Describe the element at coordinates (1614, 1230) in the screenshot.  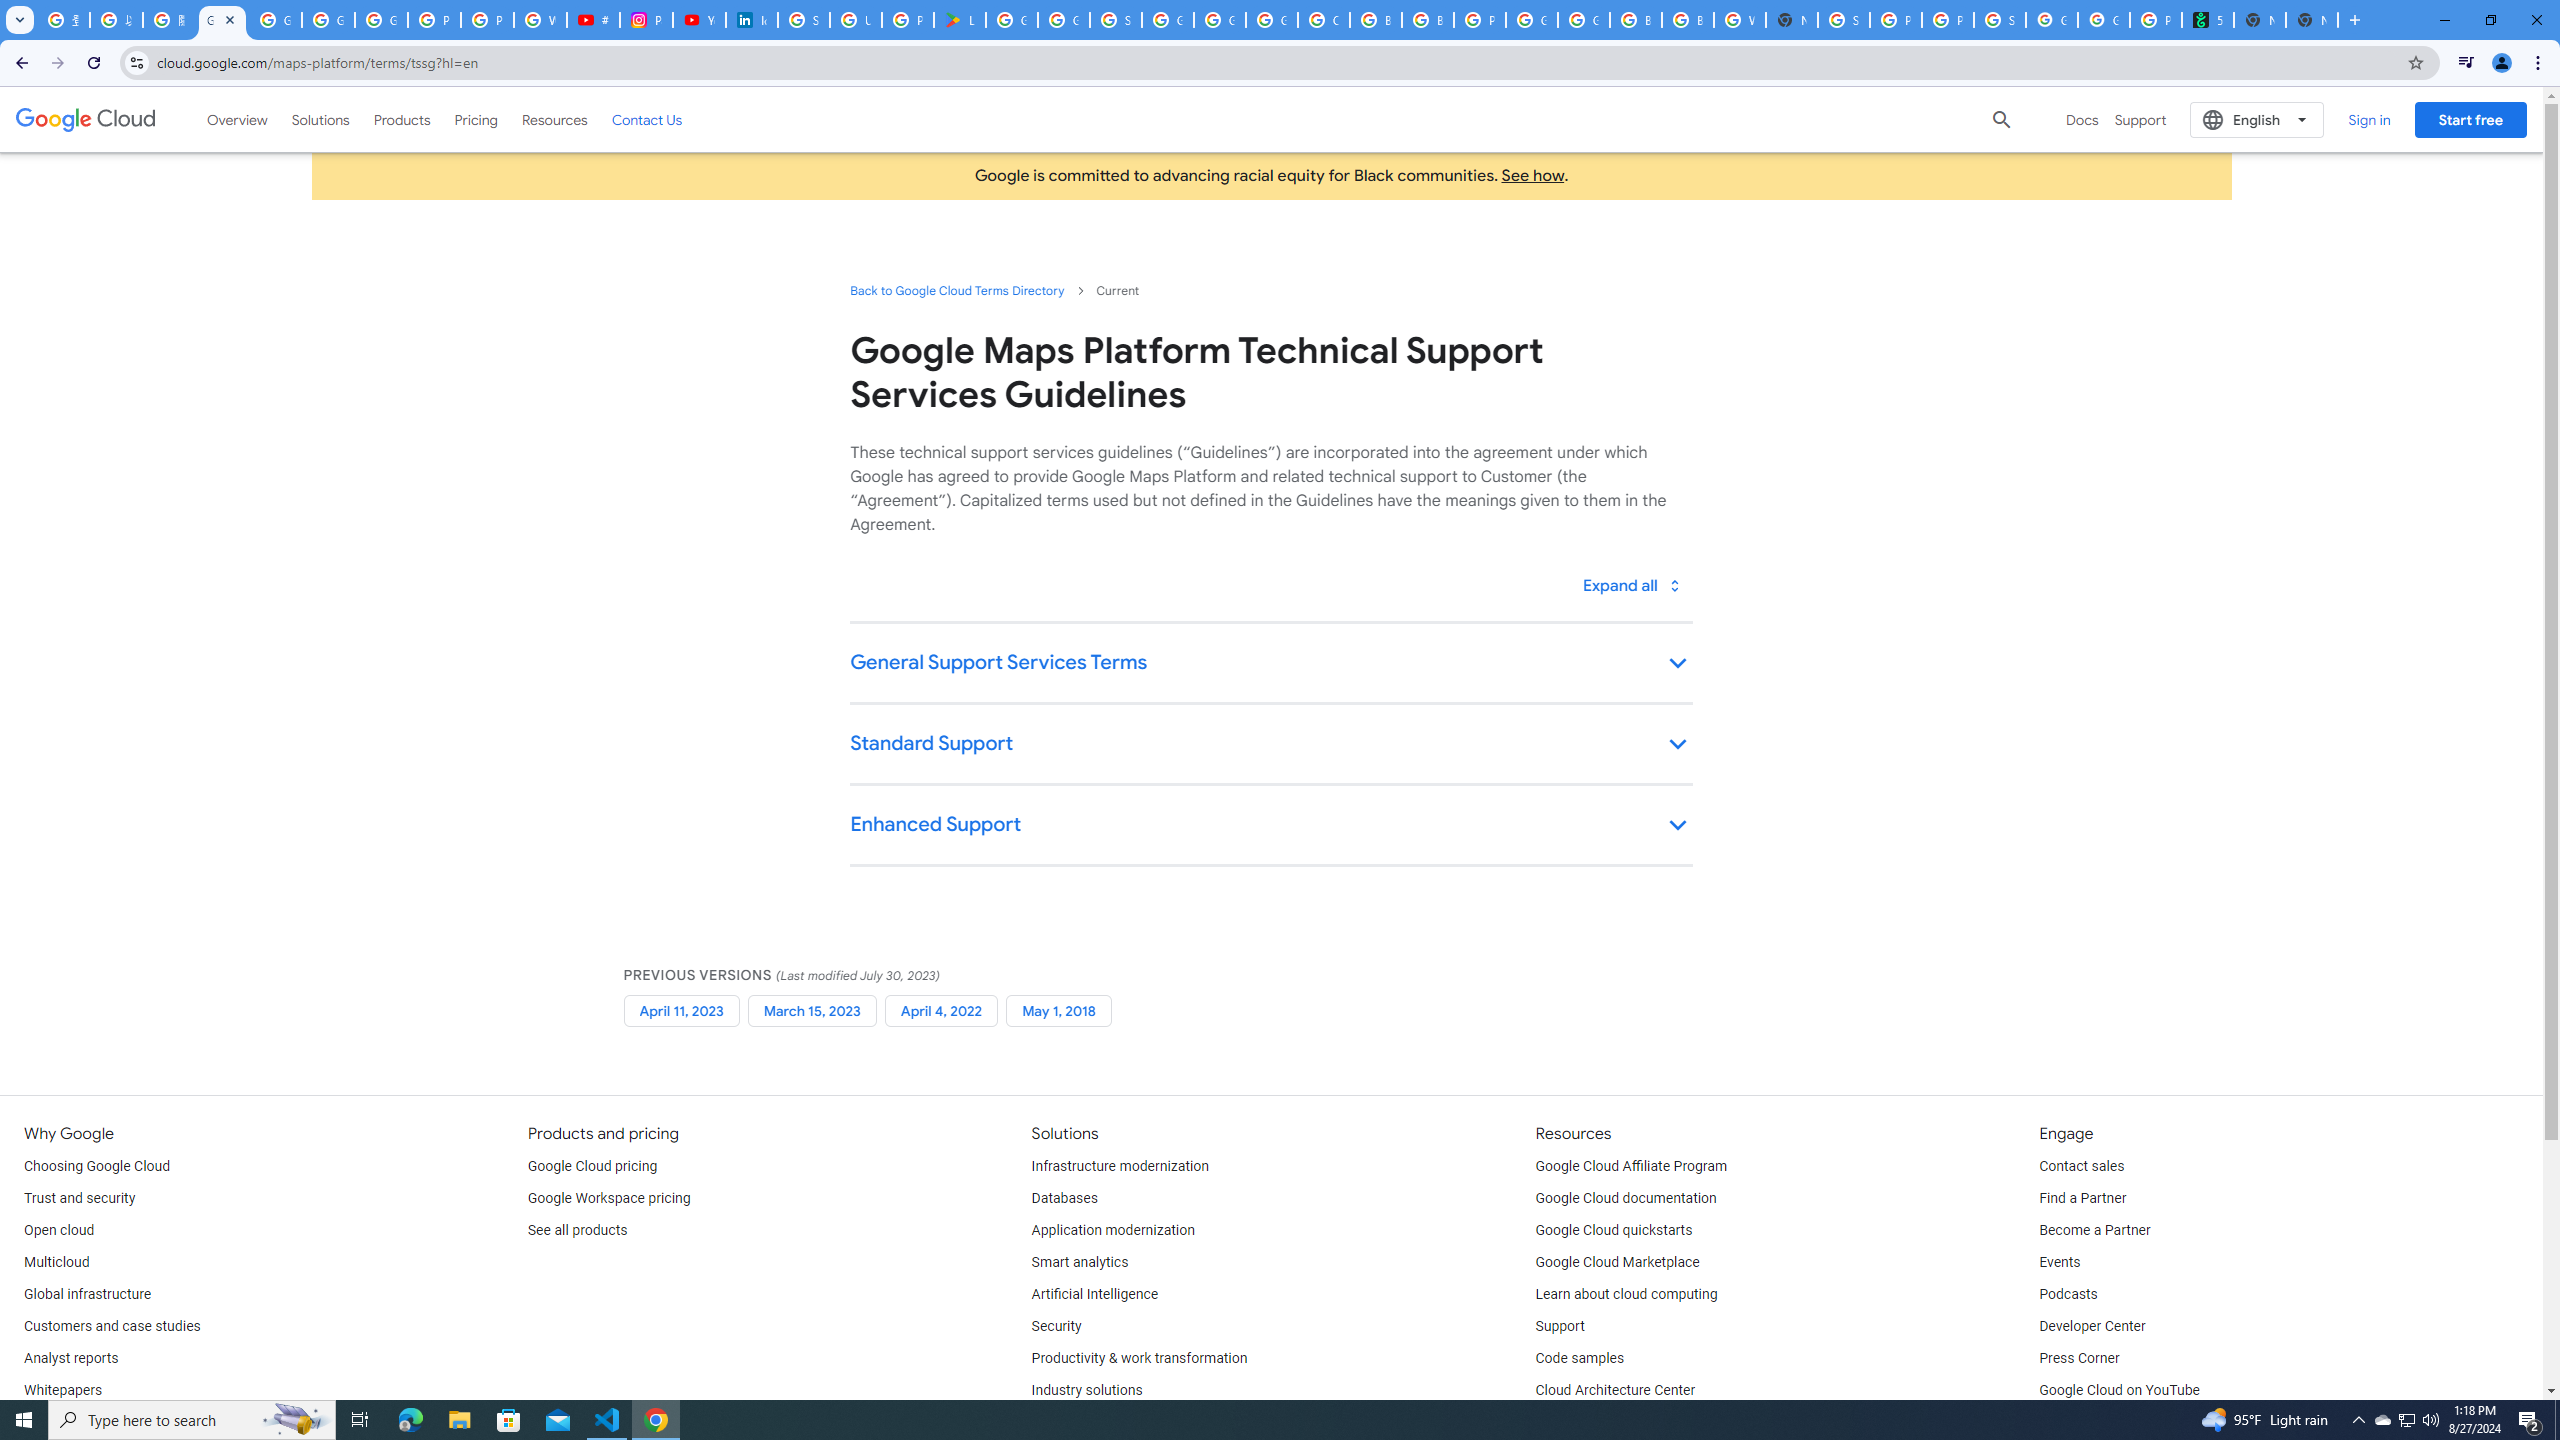
I see `'Google Cloud quickstarts'` at that location.